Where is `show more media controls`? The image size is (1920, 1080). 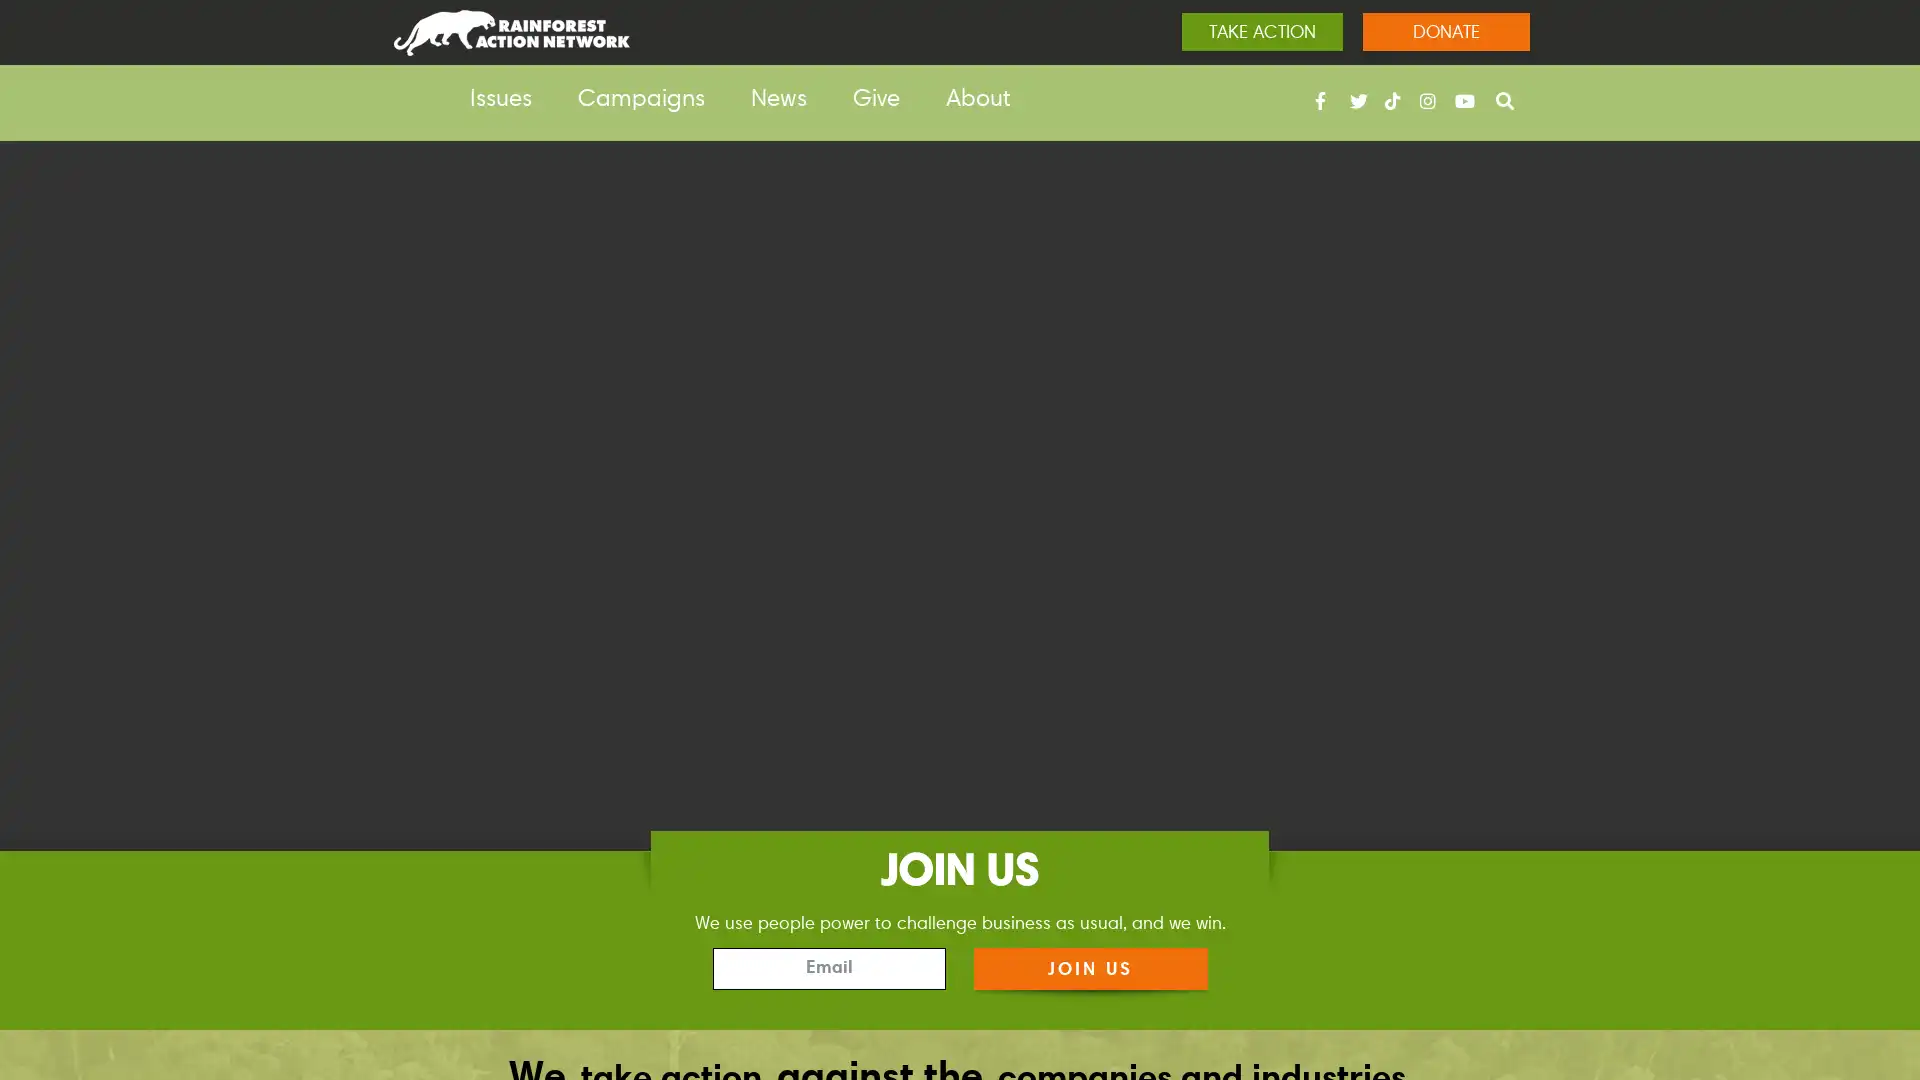 show more media controls is located at coordinates (1871, 974).